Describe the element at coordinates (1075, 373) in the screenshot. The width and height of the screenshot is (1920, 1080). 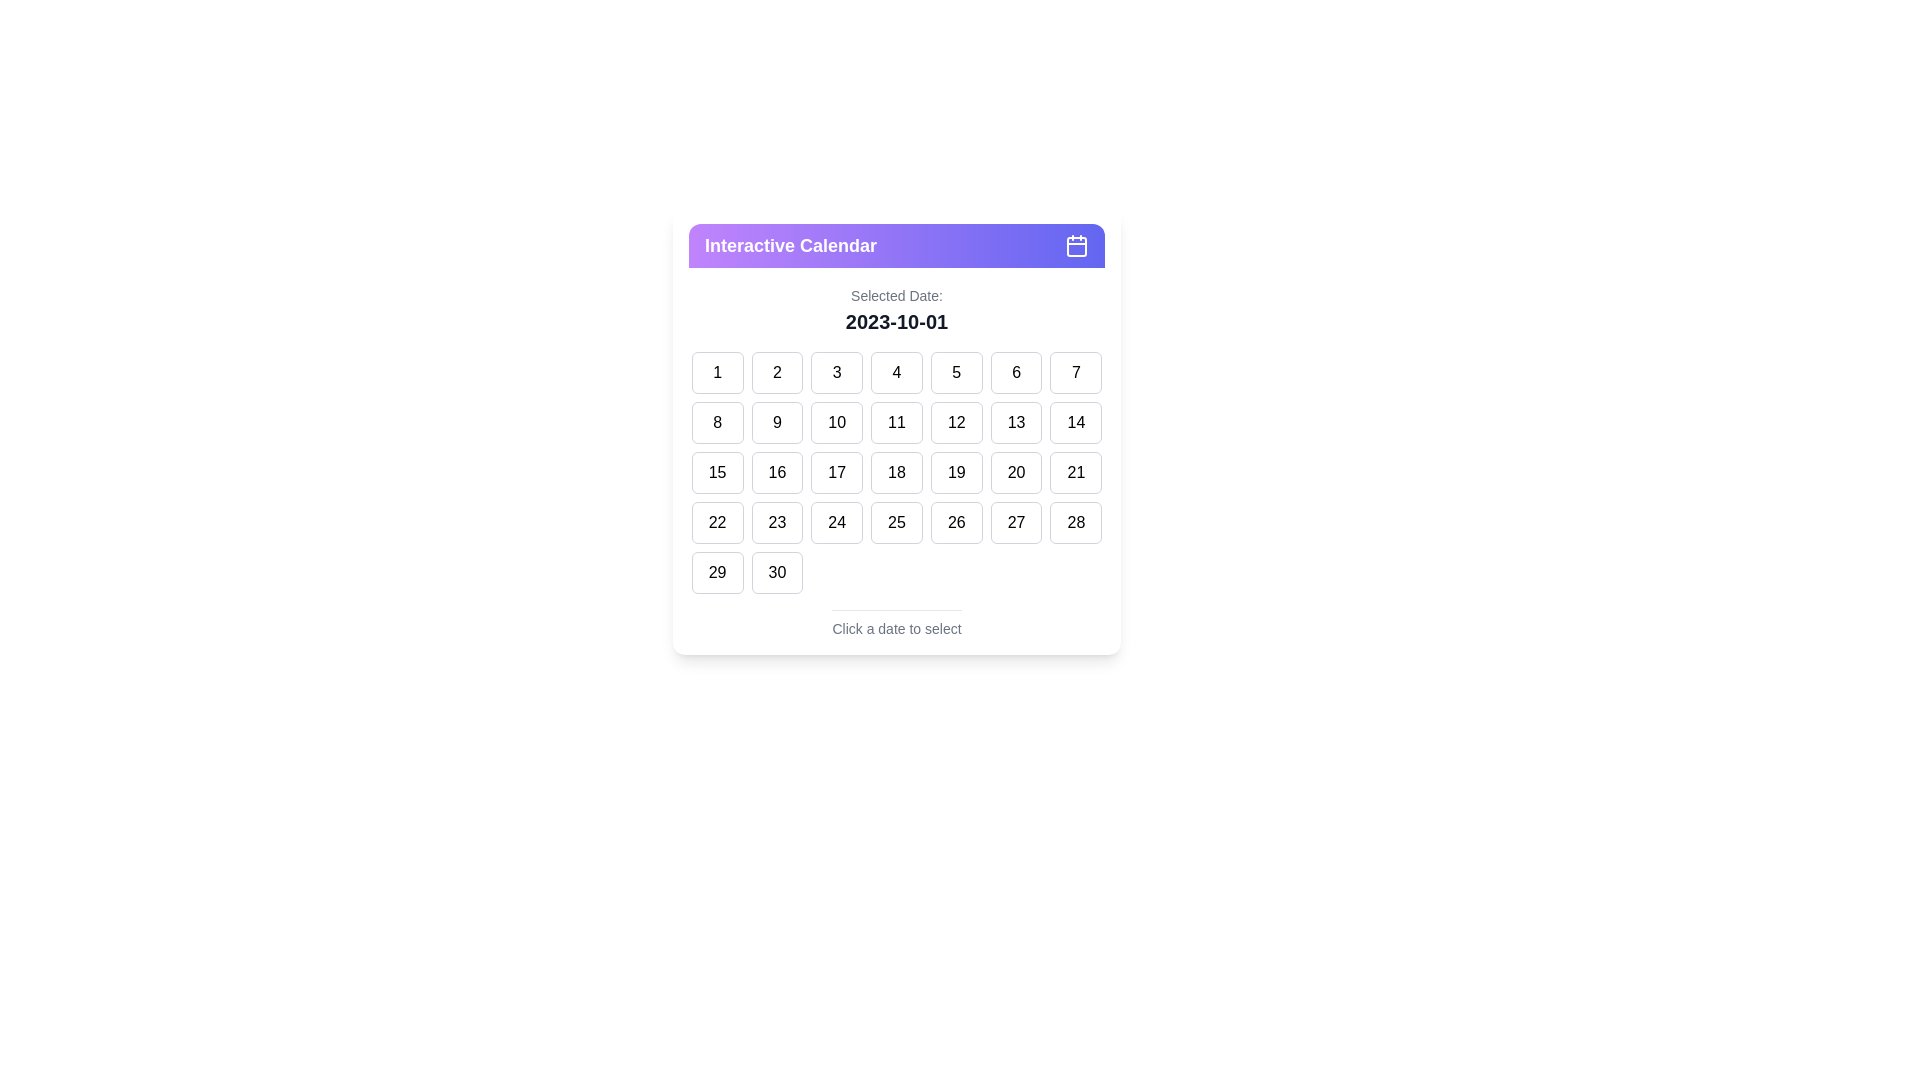
I see `the selectable date button representing the 7th of the displayed month in the calendar UI` at that location.